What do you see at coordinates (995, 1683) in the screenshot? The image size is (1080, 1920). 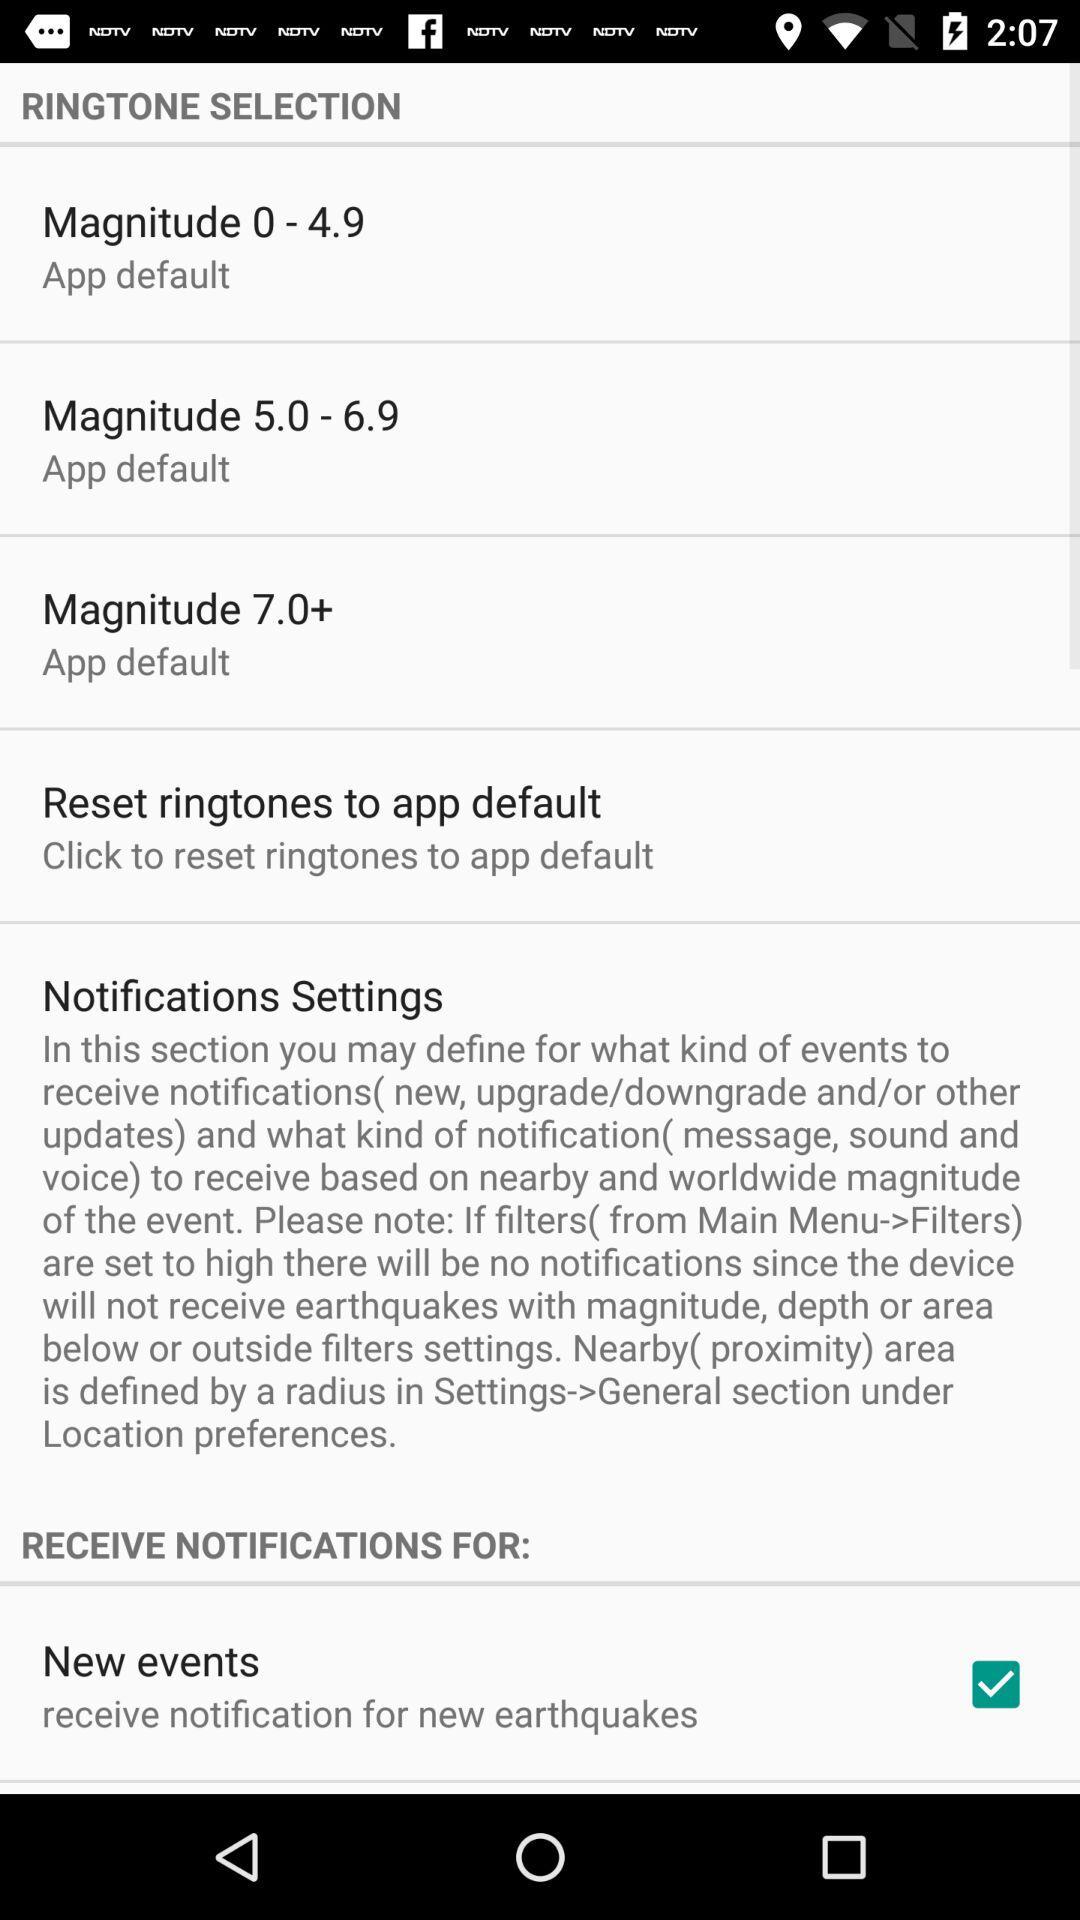 I see `the checkbox at the bottom right corner` at bounding box center [995, 1683].